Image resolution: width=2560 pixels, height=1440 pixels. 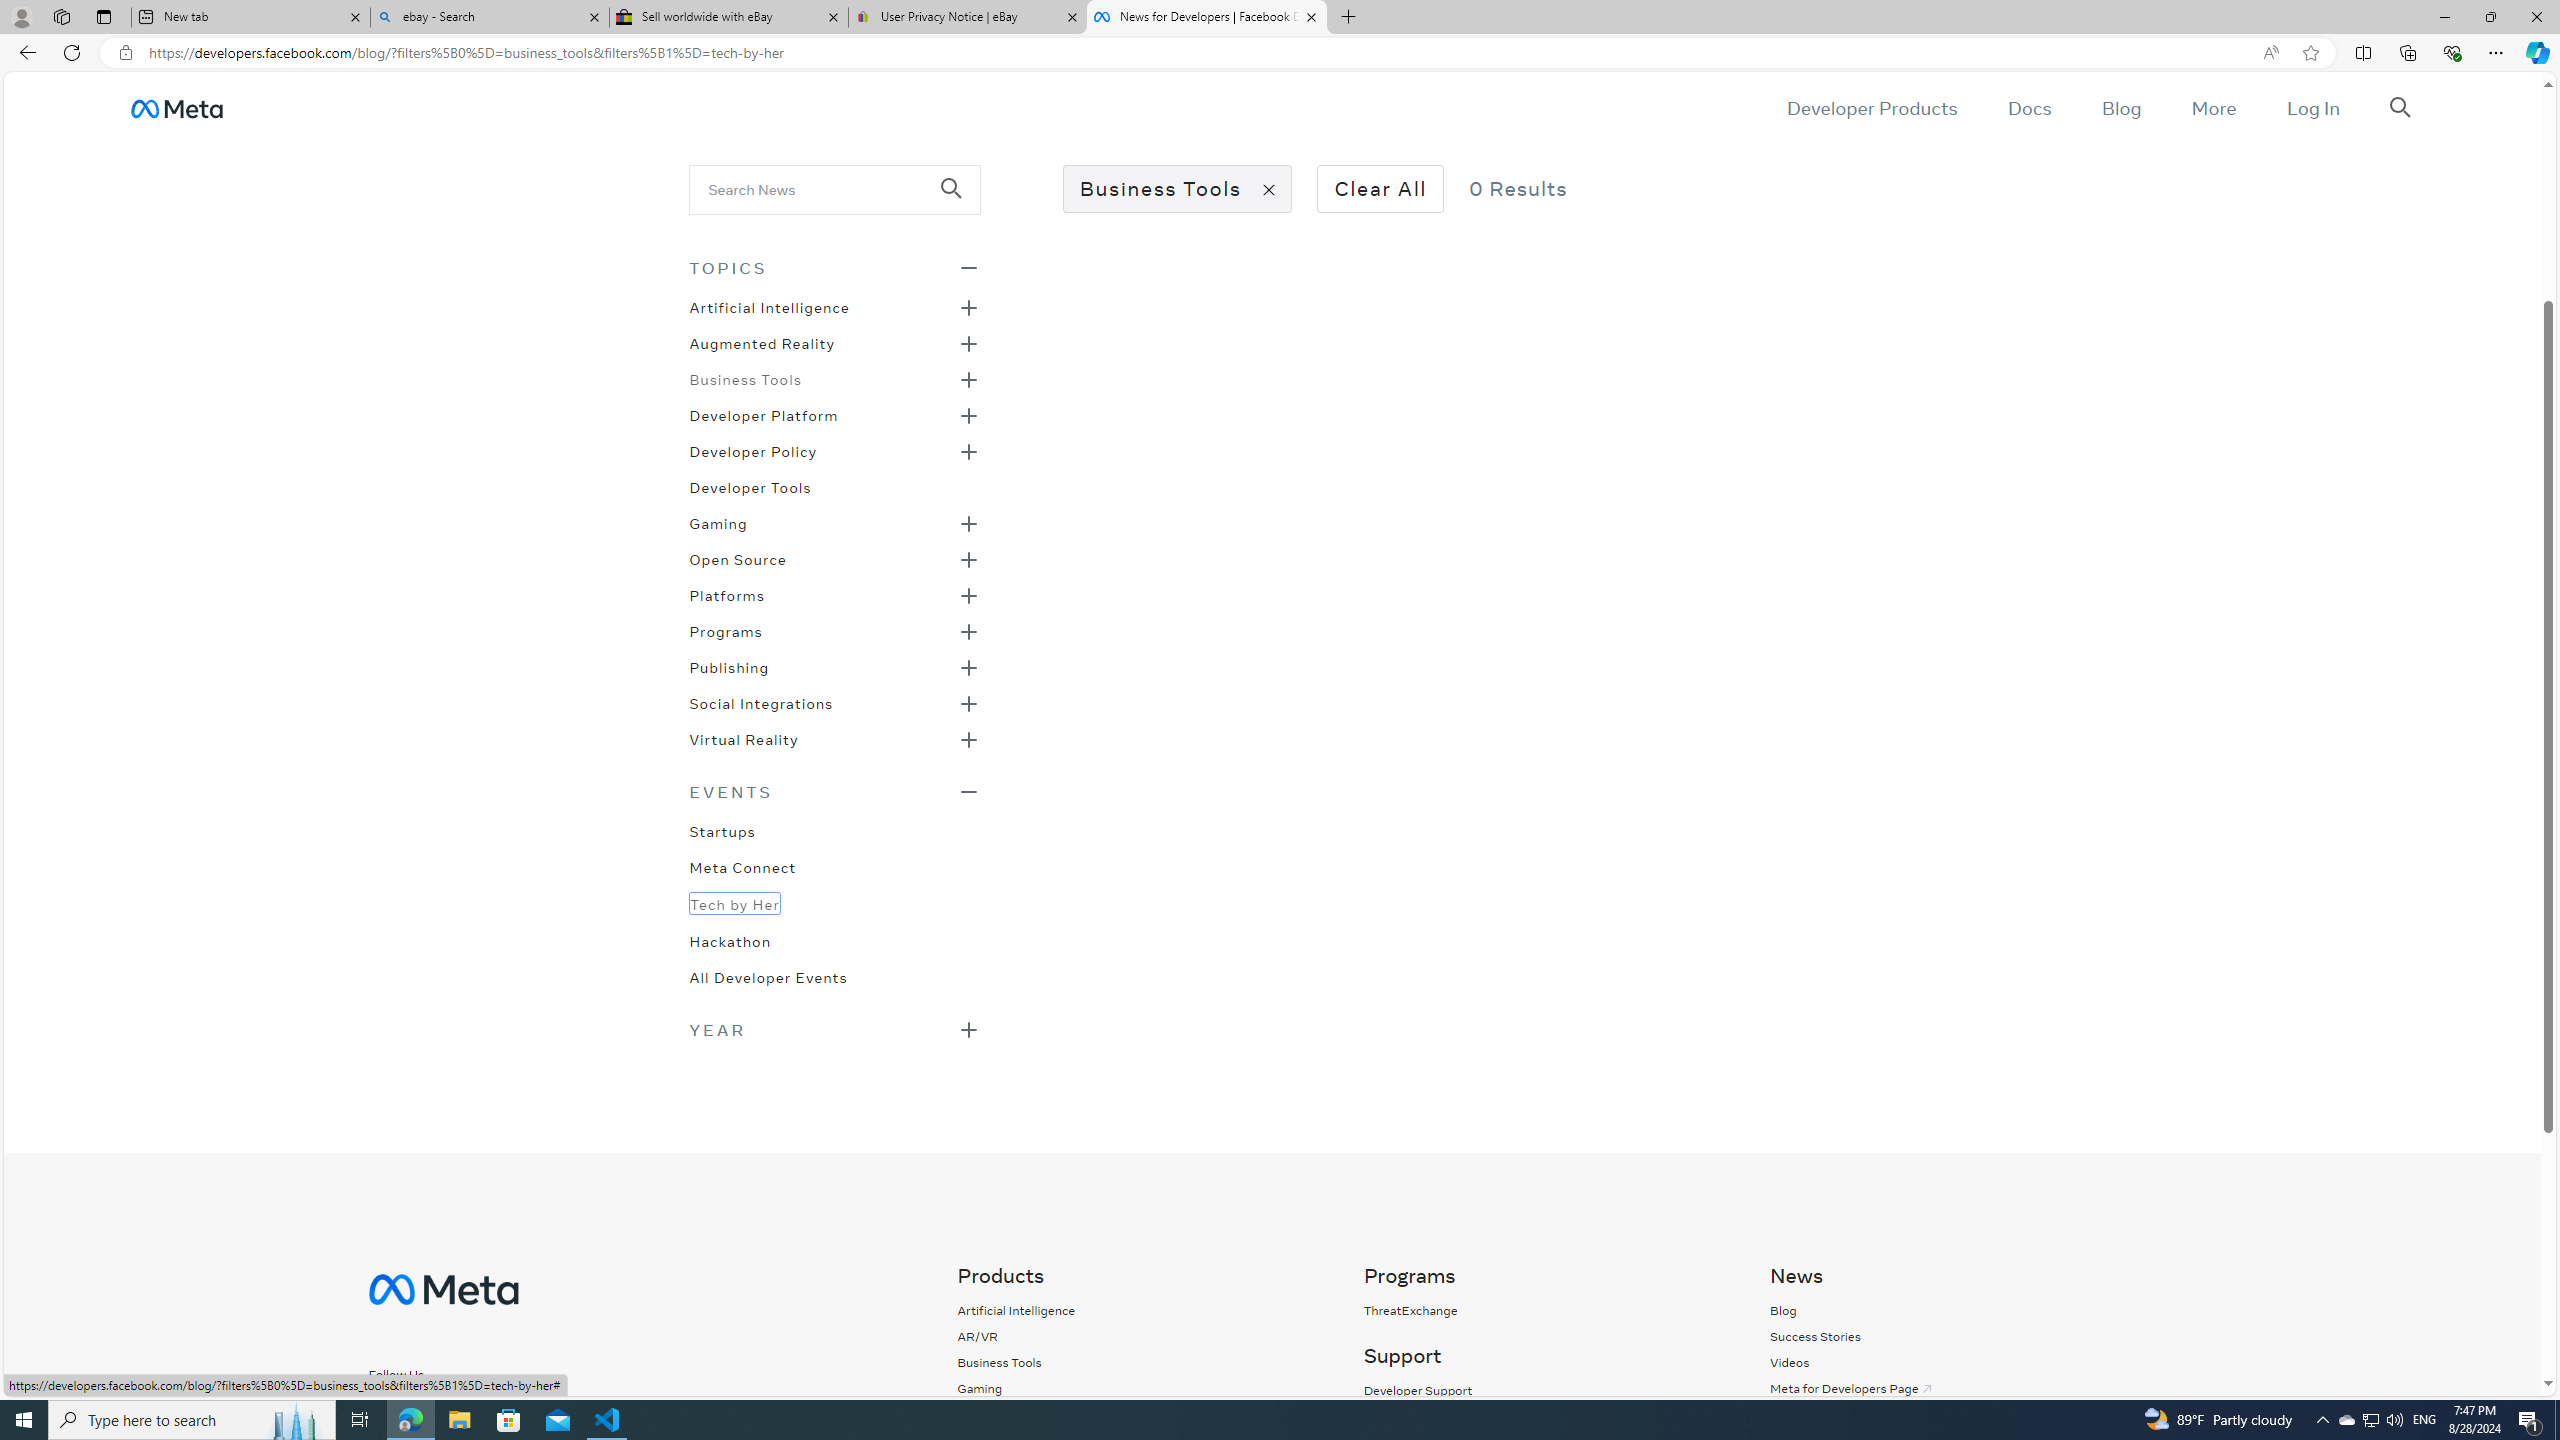 I want to click on 'Class: _98ce', so click(x=959, y=202).